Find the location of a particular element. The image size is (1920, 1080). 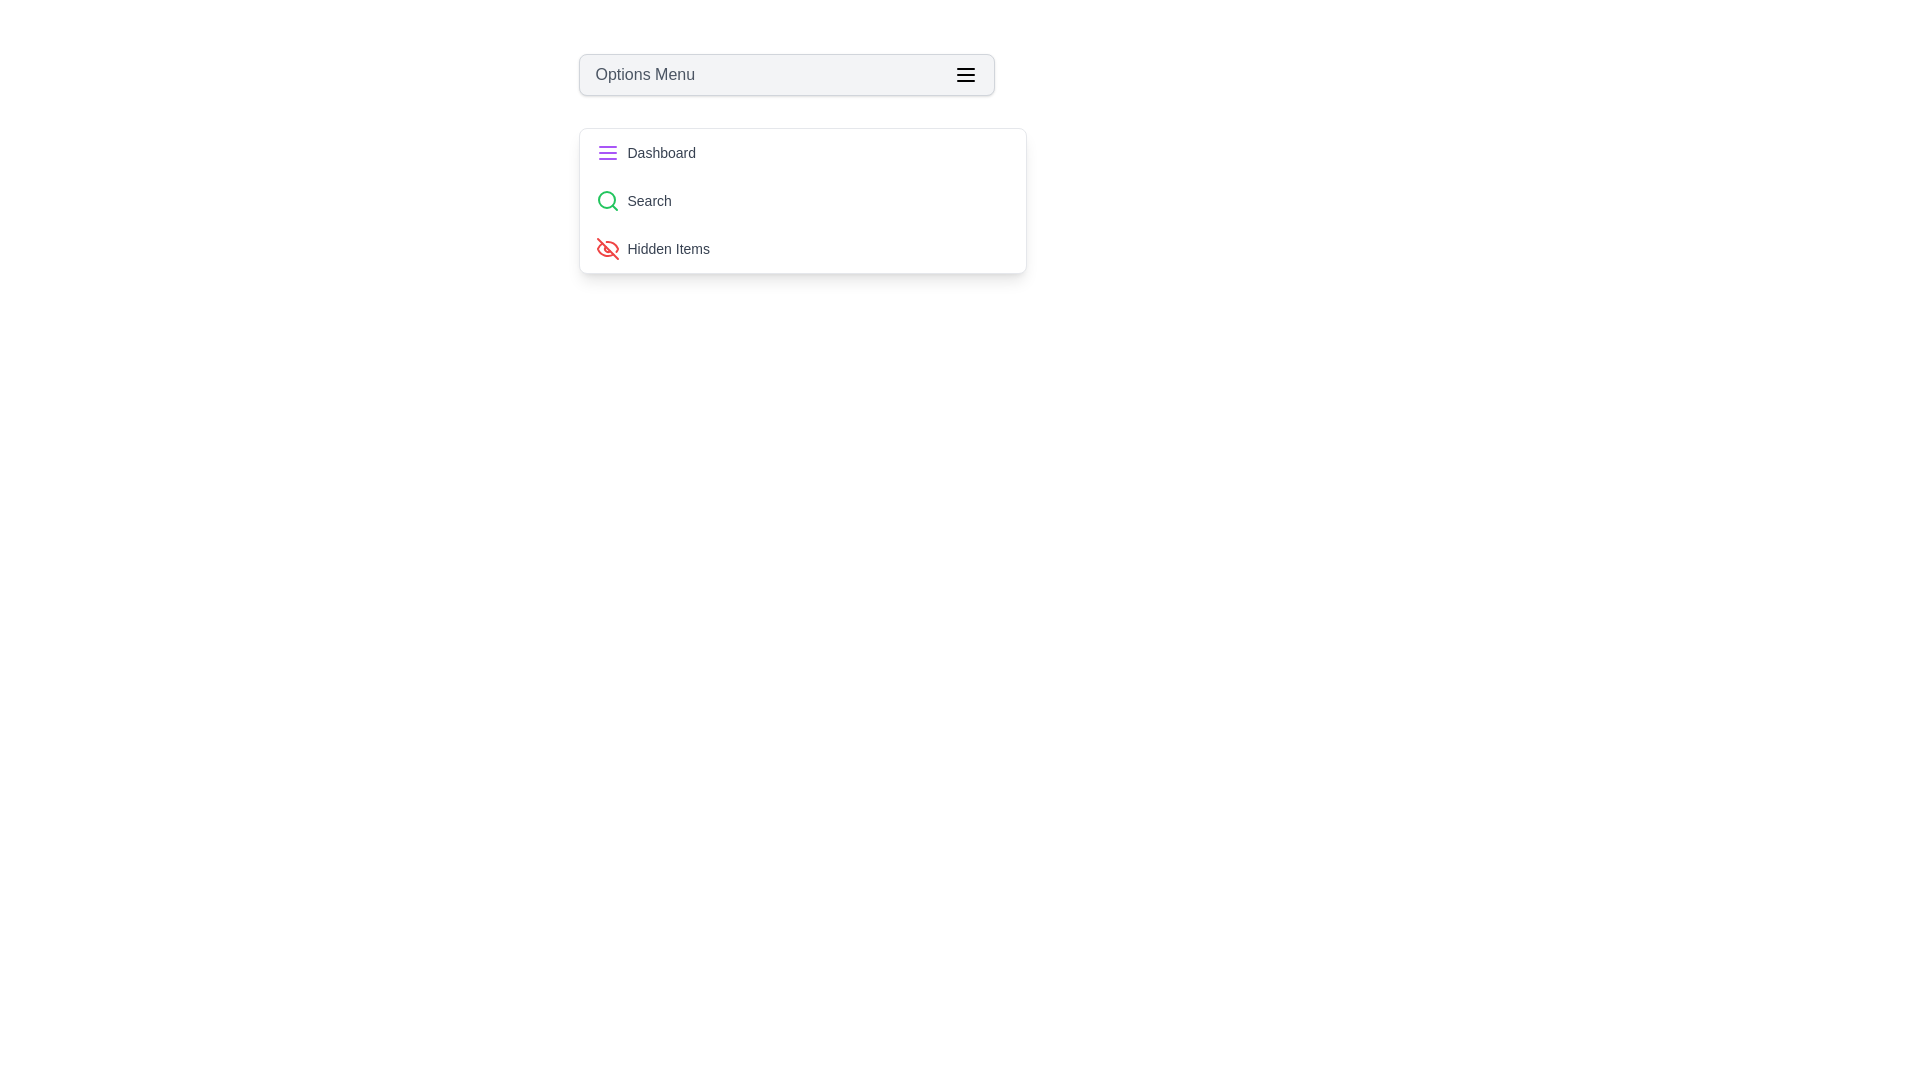

to select the 'Hidden Items' menu item, which is the third item in the dropdown menu below 'Dashboard' and 'Search', and is identified by its small red eye icon indicating visibility or hidden status is located at coordinates (802, 248).